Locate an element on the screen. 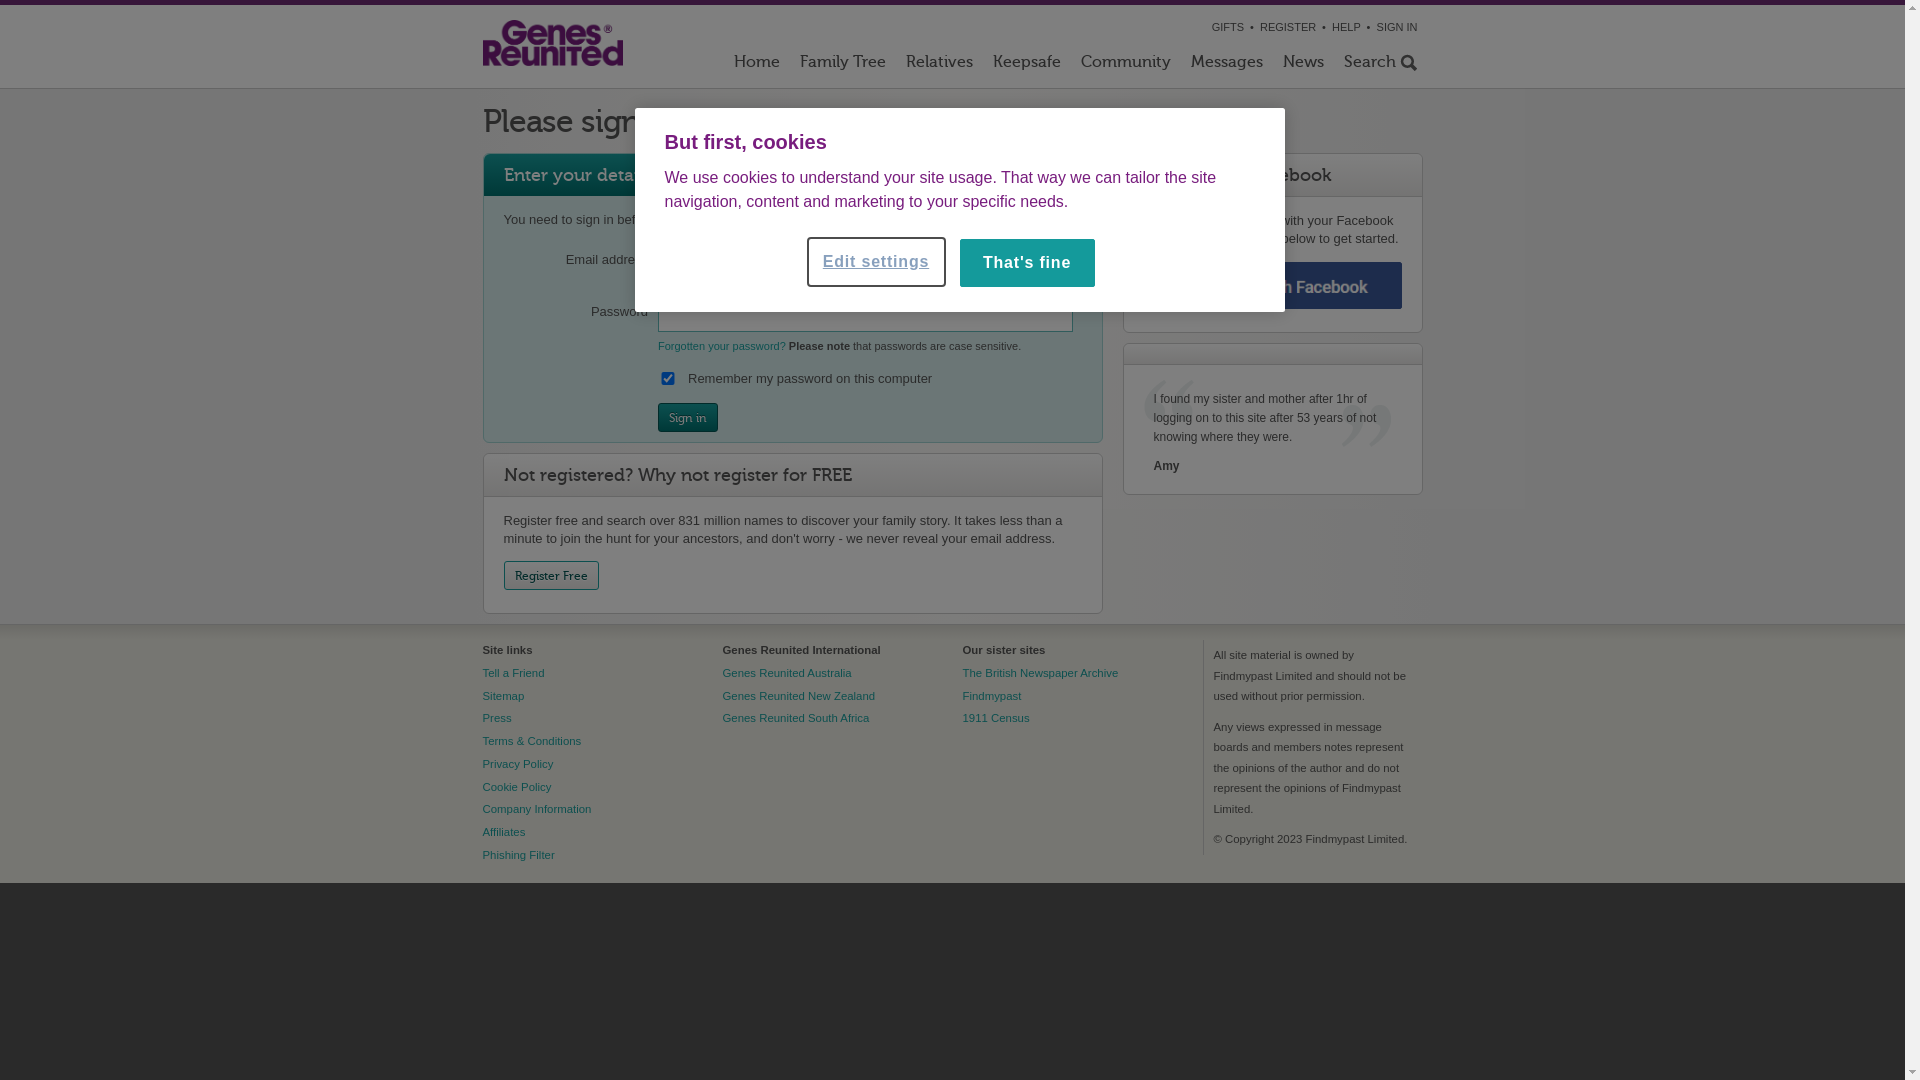 This screenshot has height=1080, width=1920. 'Family Tree' is located at coordinates (789, 65).